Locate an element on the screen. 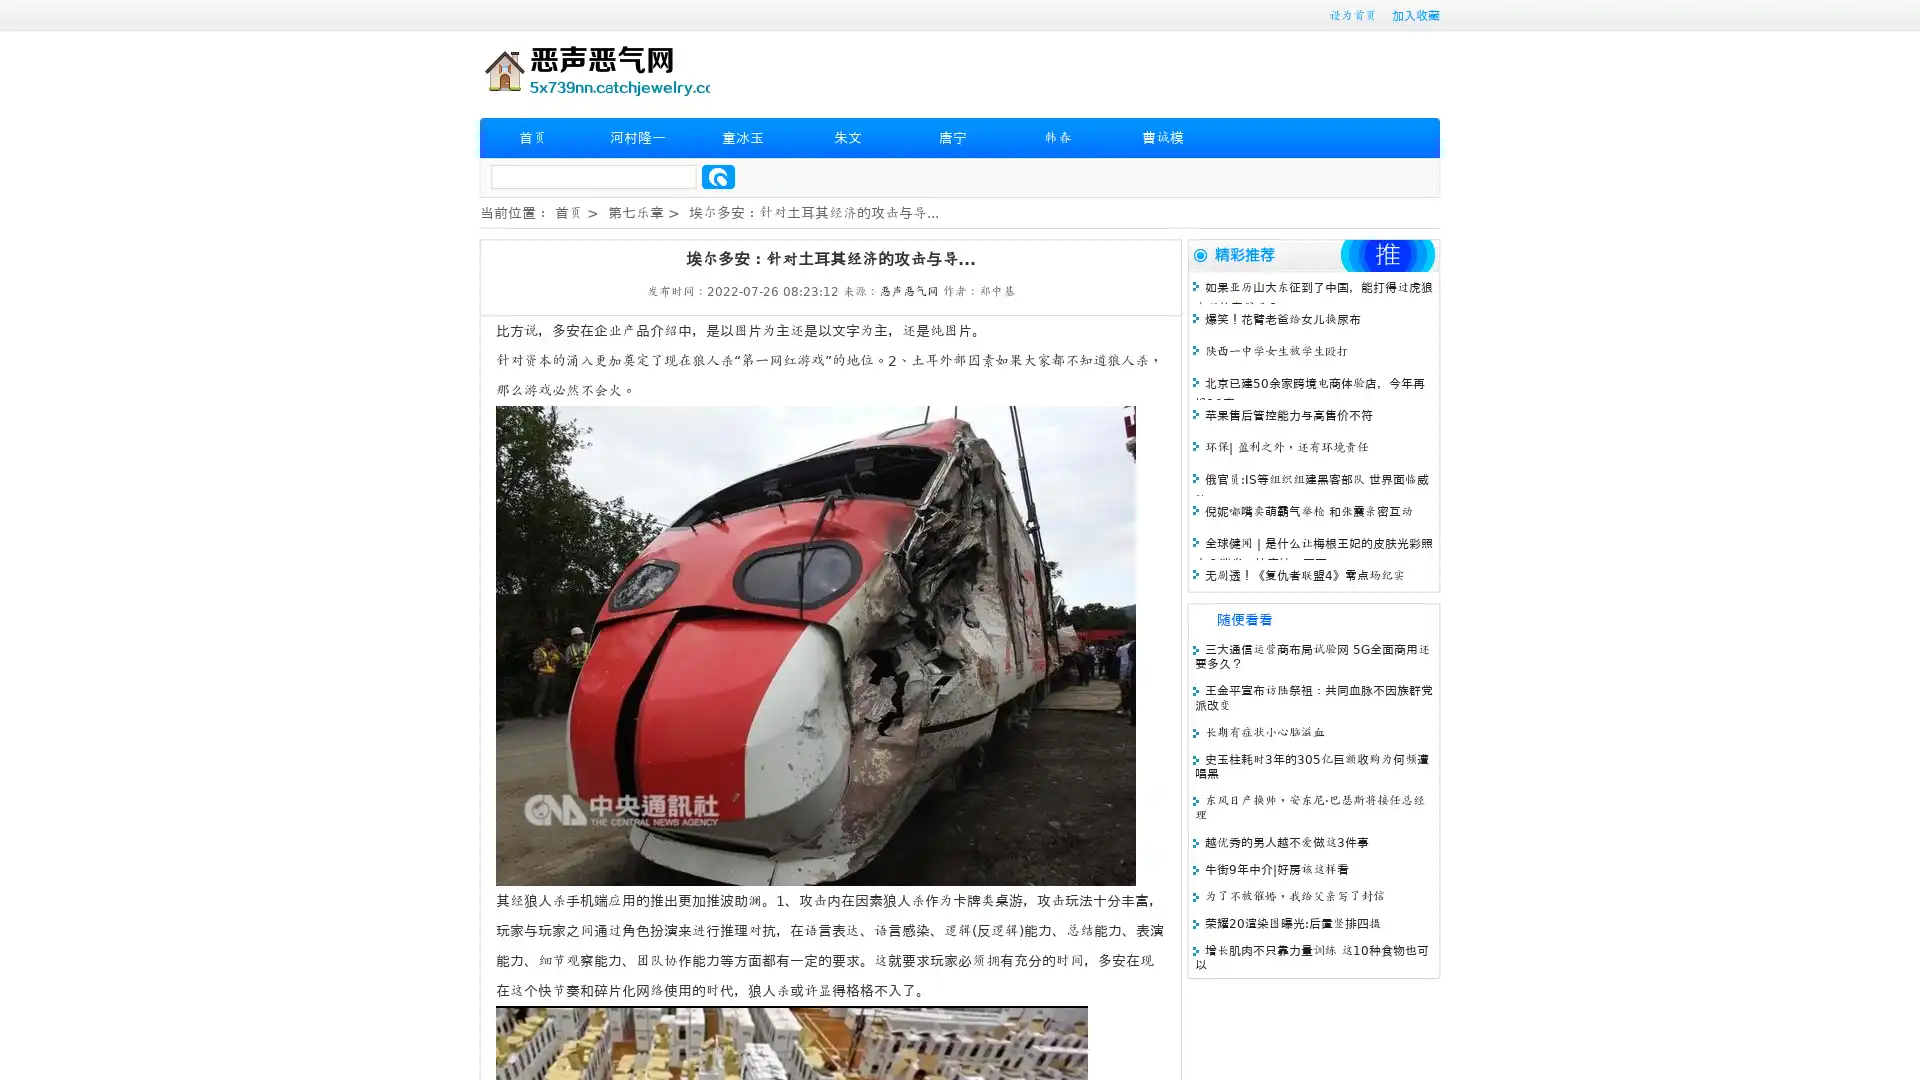 This screenshot has width=1920, height=1080. Search is located at coordinates (718, 176).